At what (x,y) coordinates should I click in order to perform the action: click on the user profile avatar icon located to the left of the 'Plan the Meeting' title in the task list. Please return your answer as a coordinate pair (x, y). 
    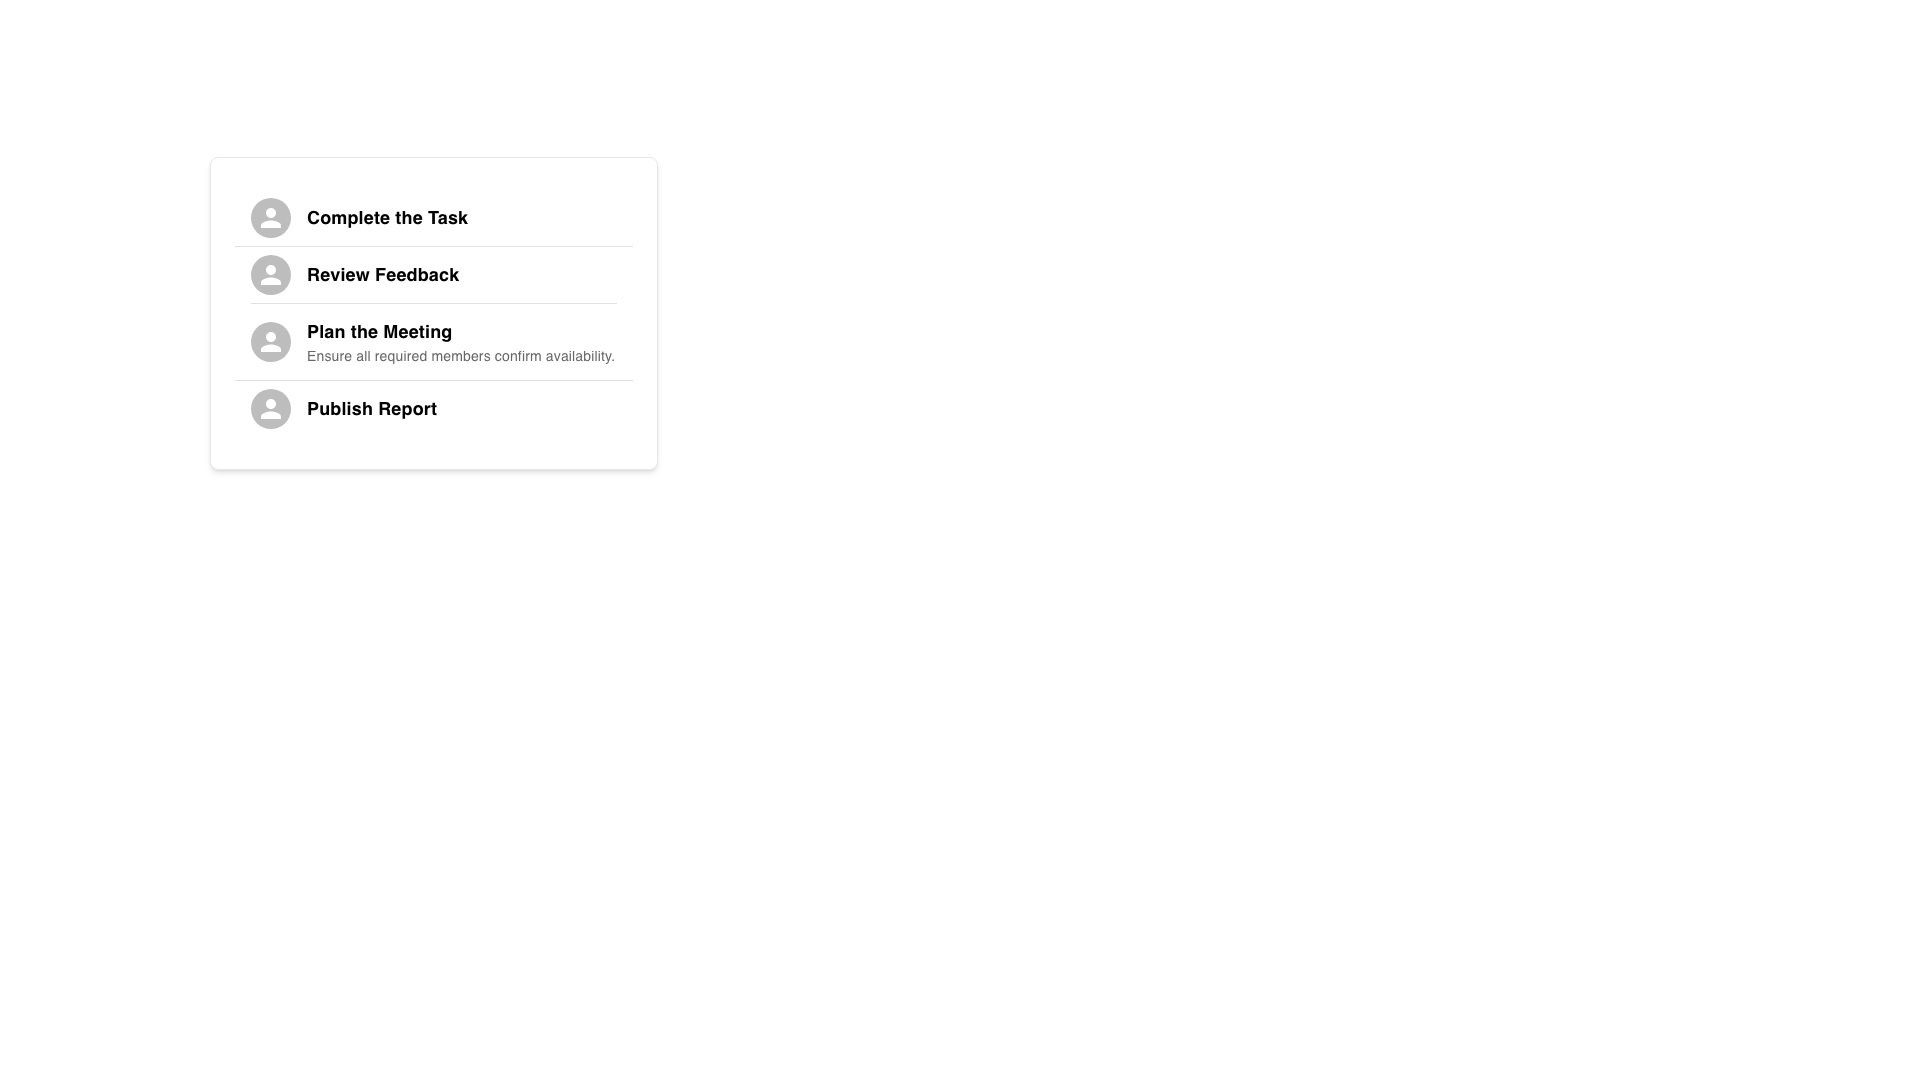
    Looking at the image, I should click on (269, 341).